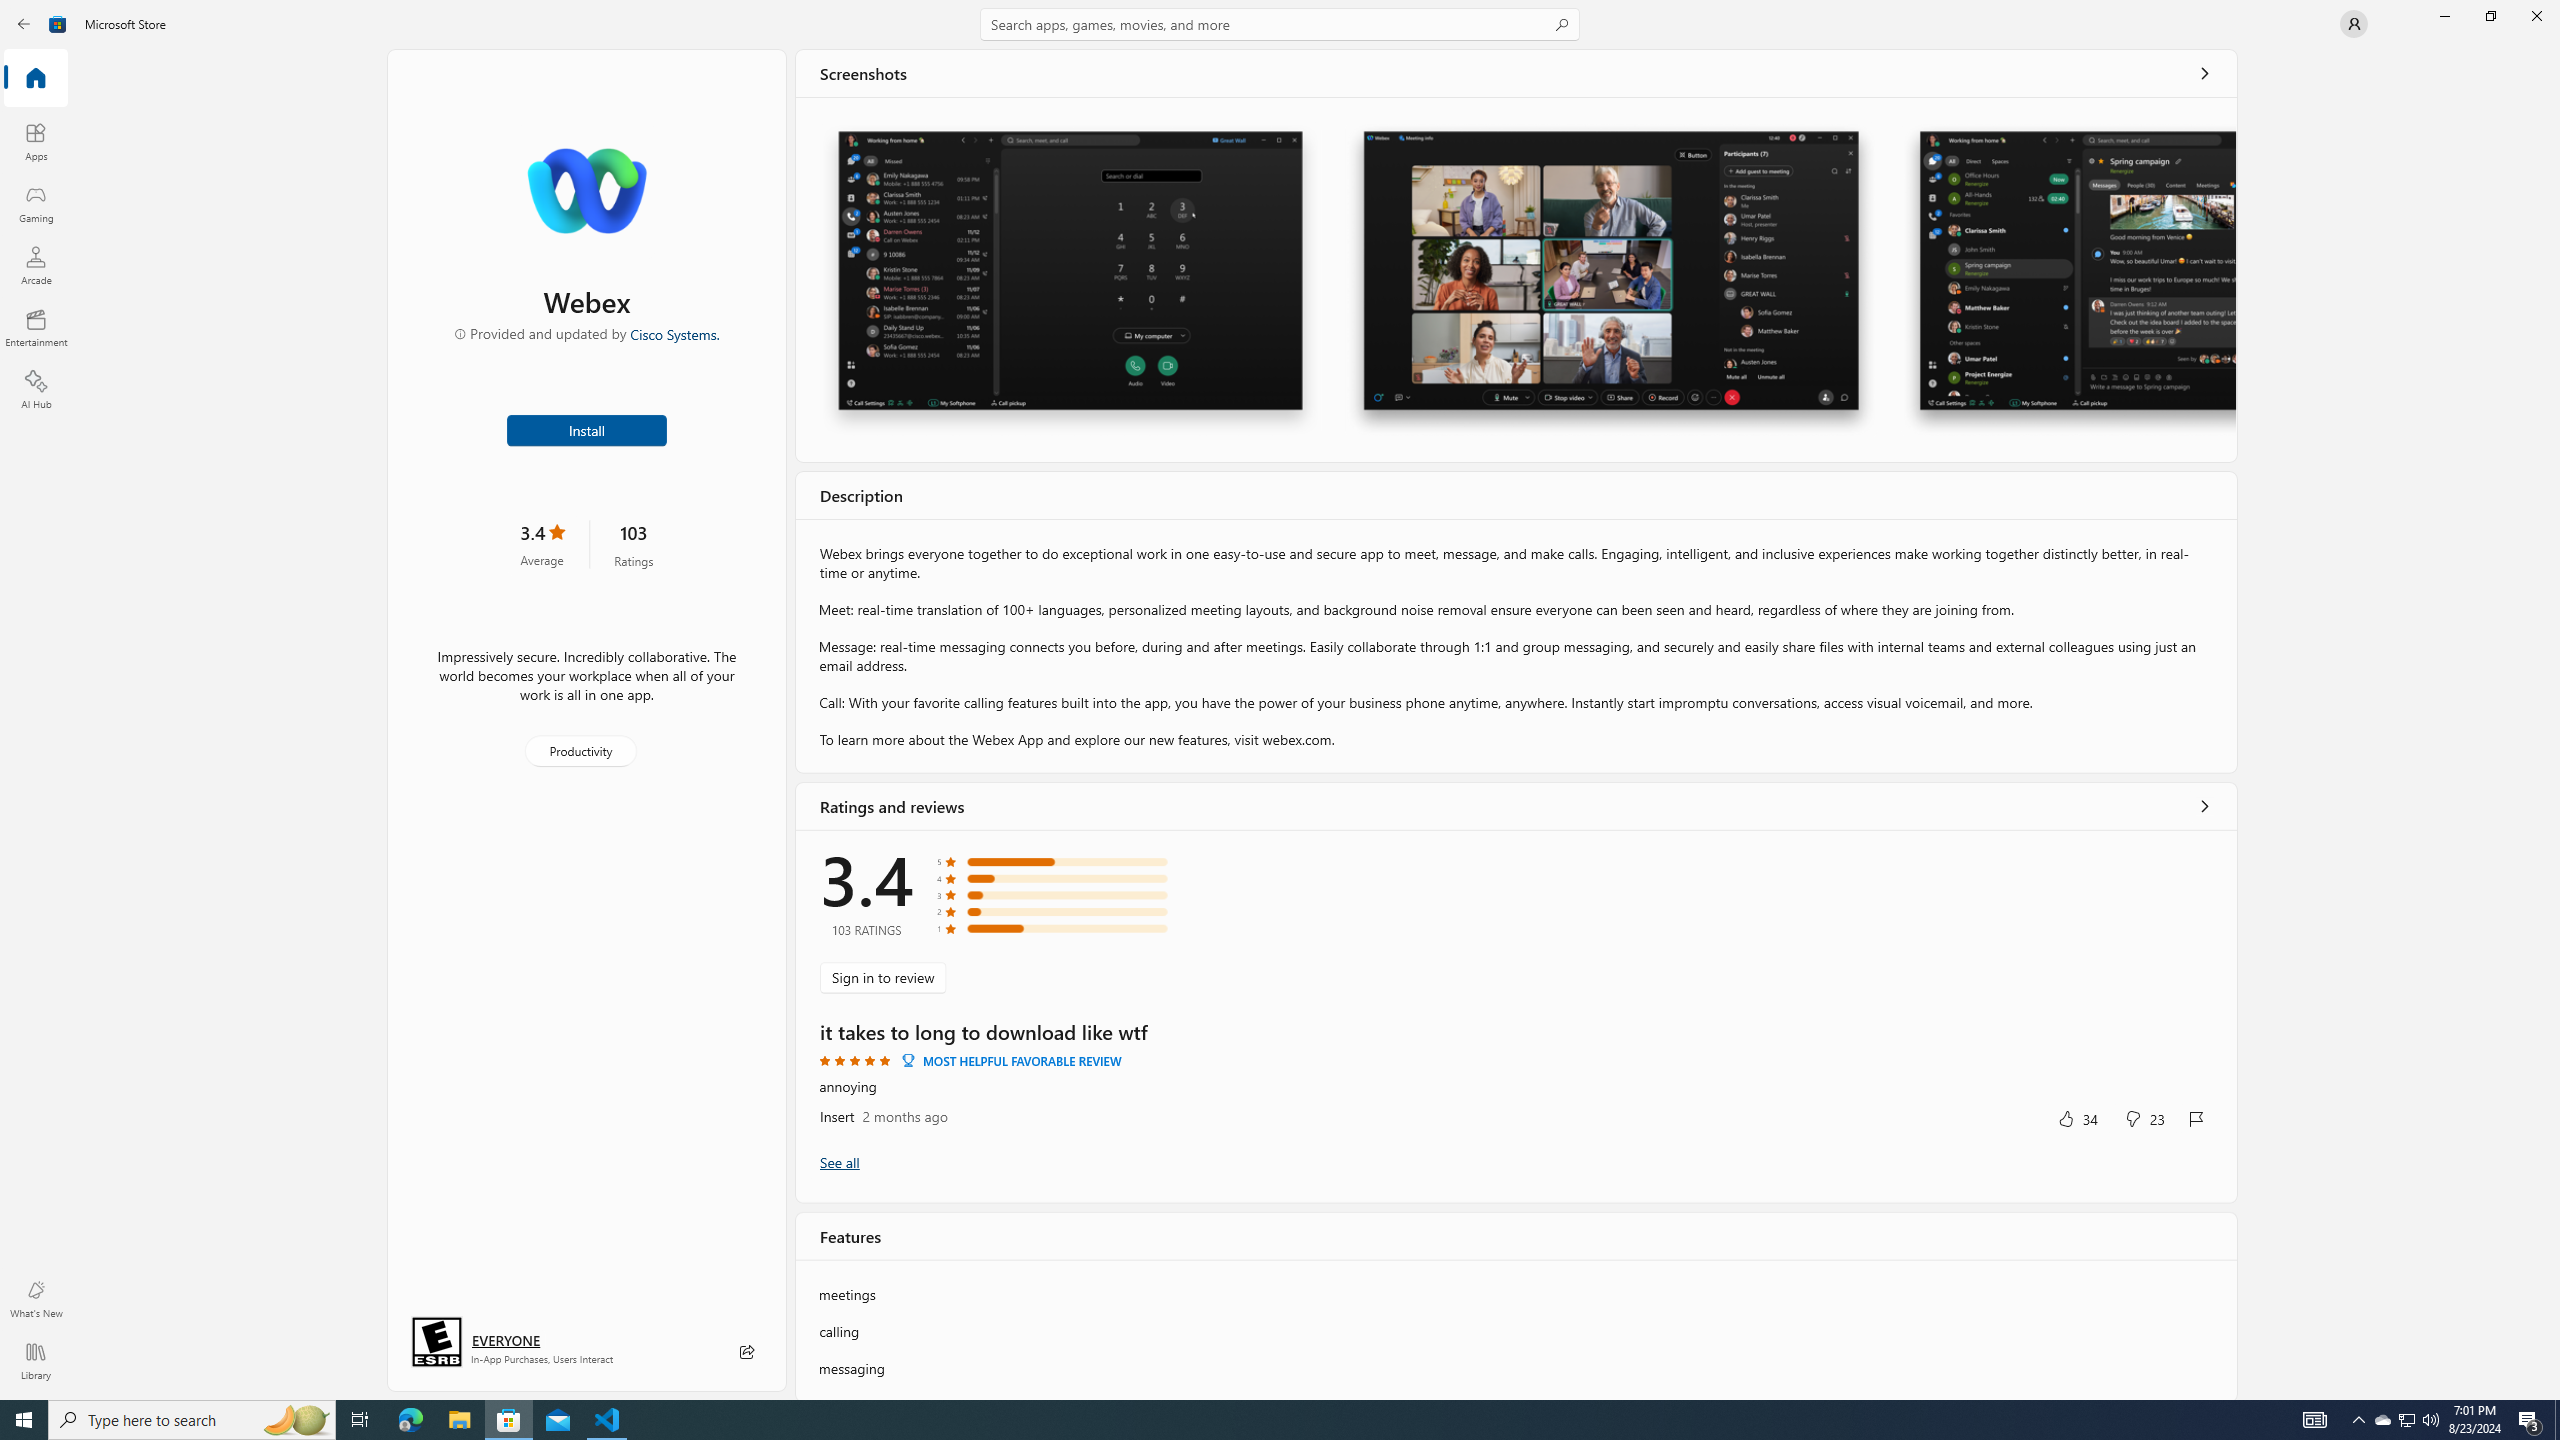 Image resolution: width=2560 pixels, height=1440 pixels. Describe the element at coordinates (1610, 279) in the screenshot. I see `'Screenshot 2'` at that location.